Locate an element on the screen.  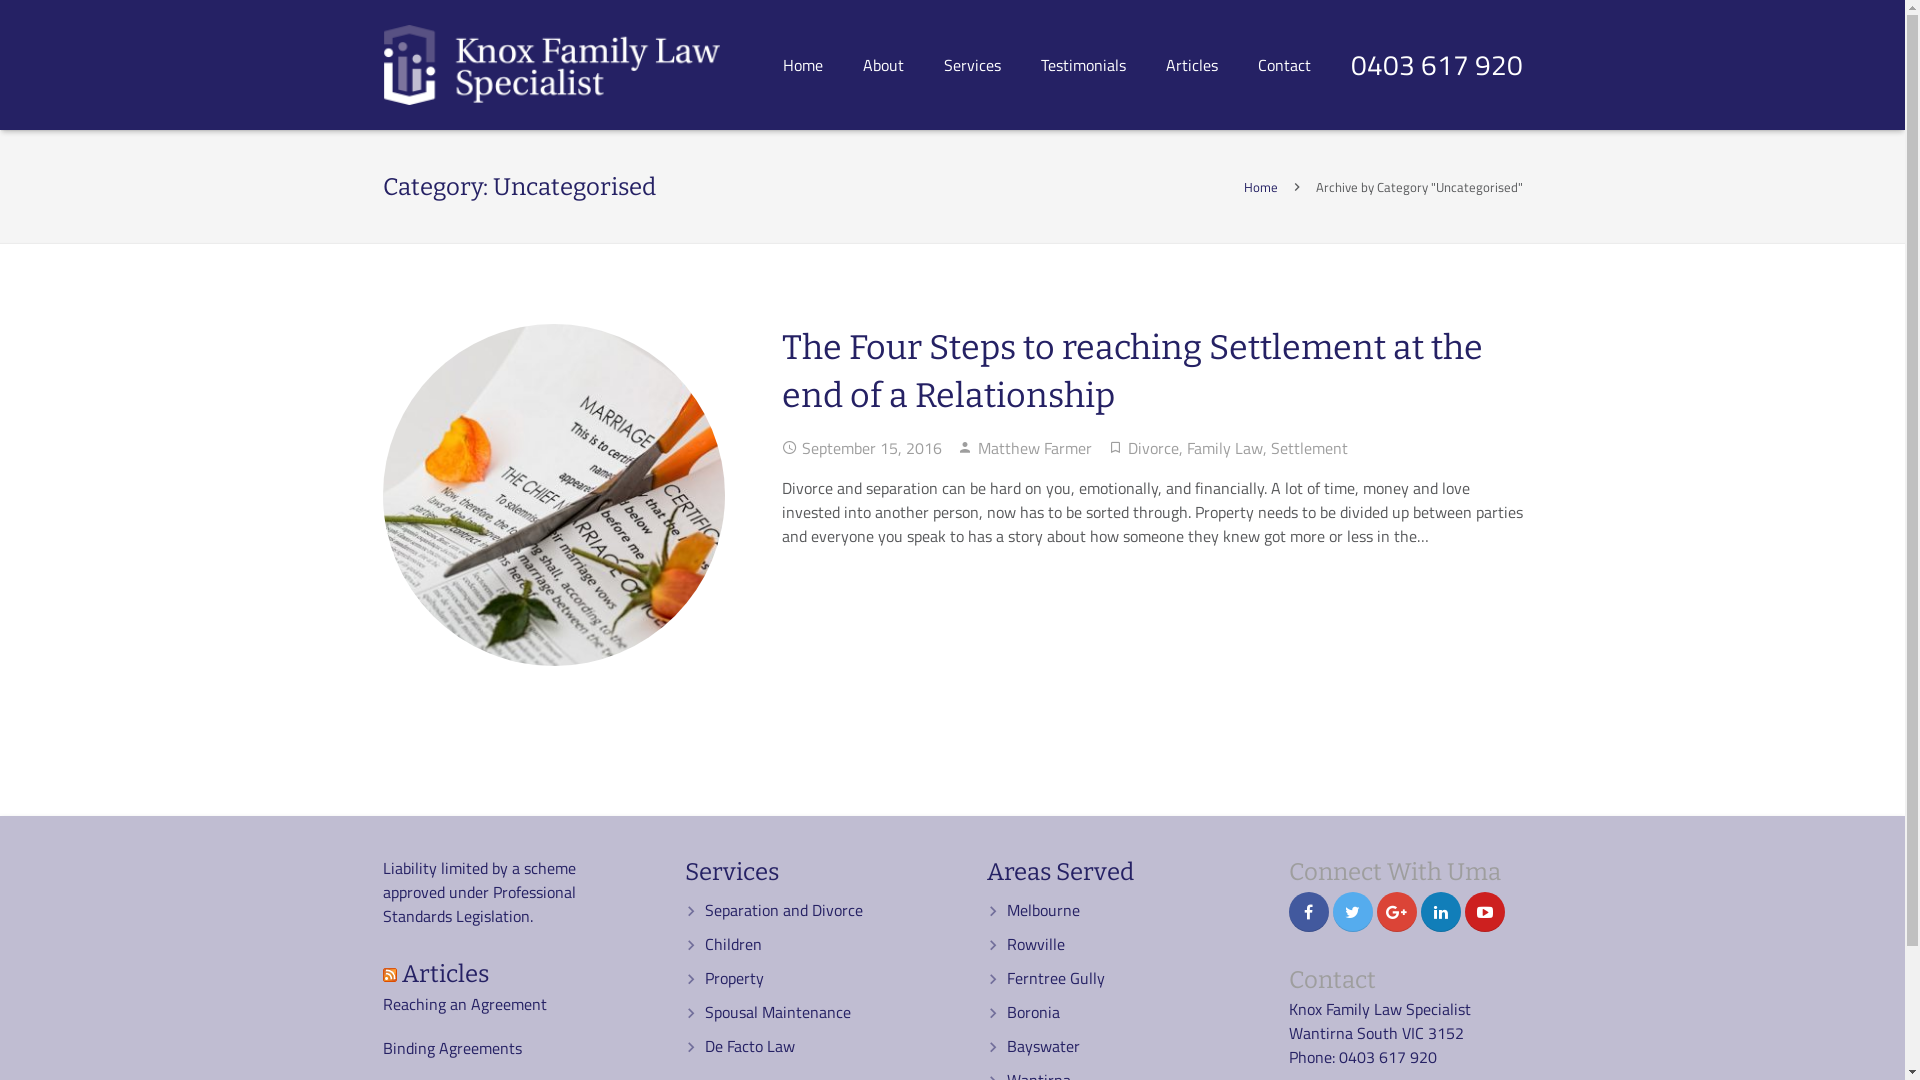
'Bayswater' is located at coordinates (1007, 1044).